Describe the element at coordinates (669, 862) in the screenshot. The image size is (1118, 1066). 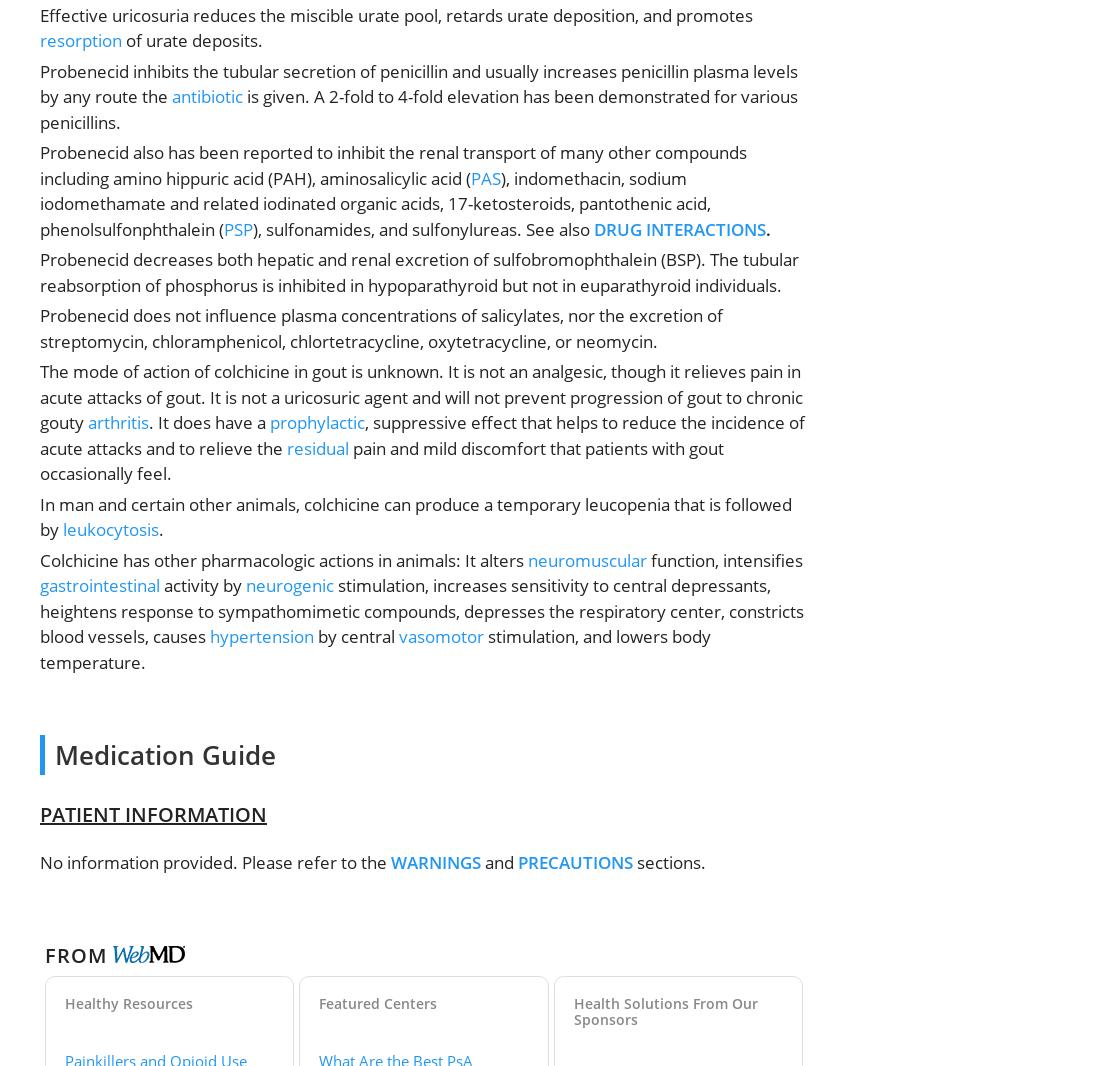
I see `'sections.'` at that location.